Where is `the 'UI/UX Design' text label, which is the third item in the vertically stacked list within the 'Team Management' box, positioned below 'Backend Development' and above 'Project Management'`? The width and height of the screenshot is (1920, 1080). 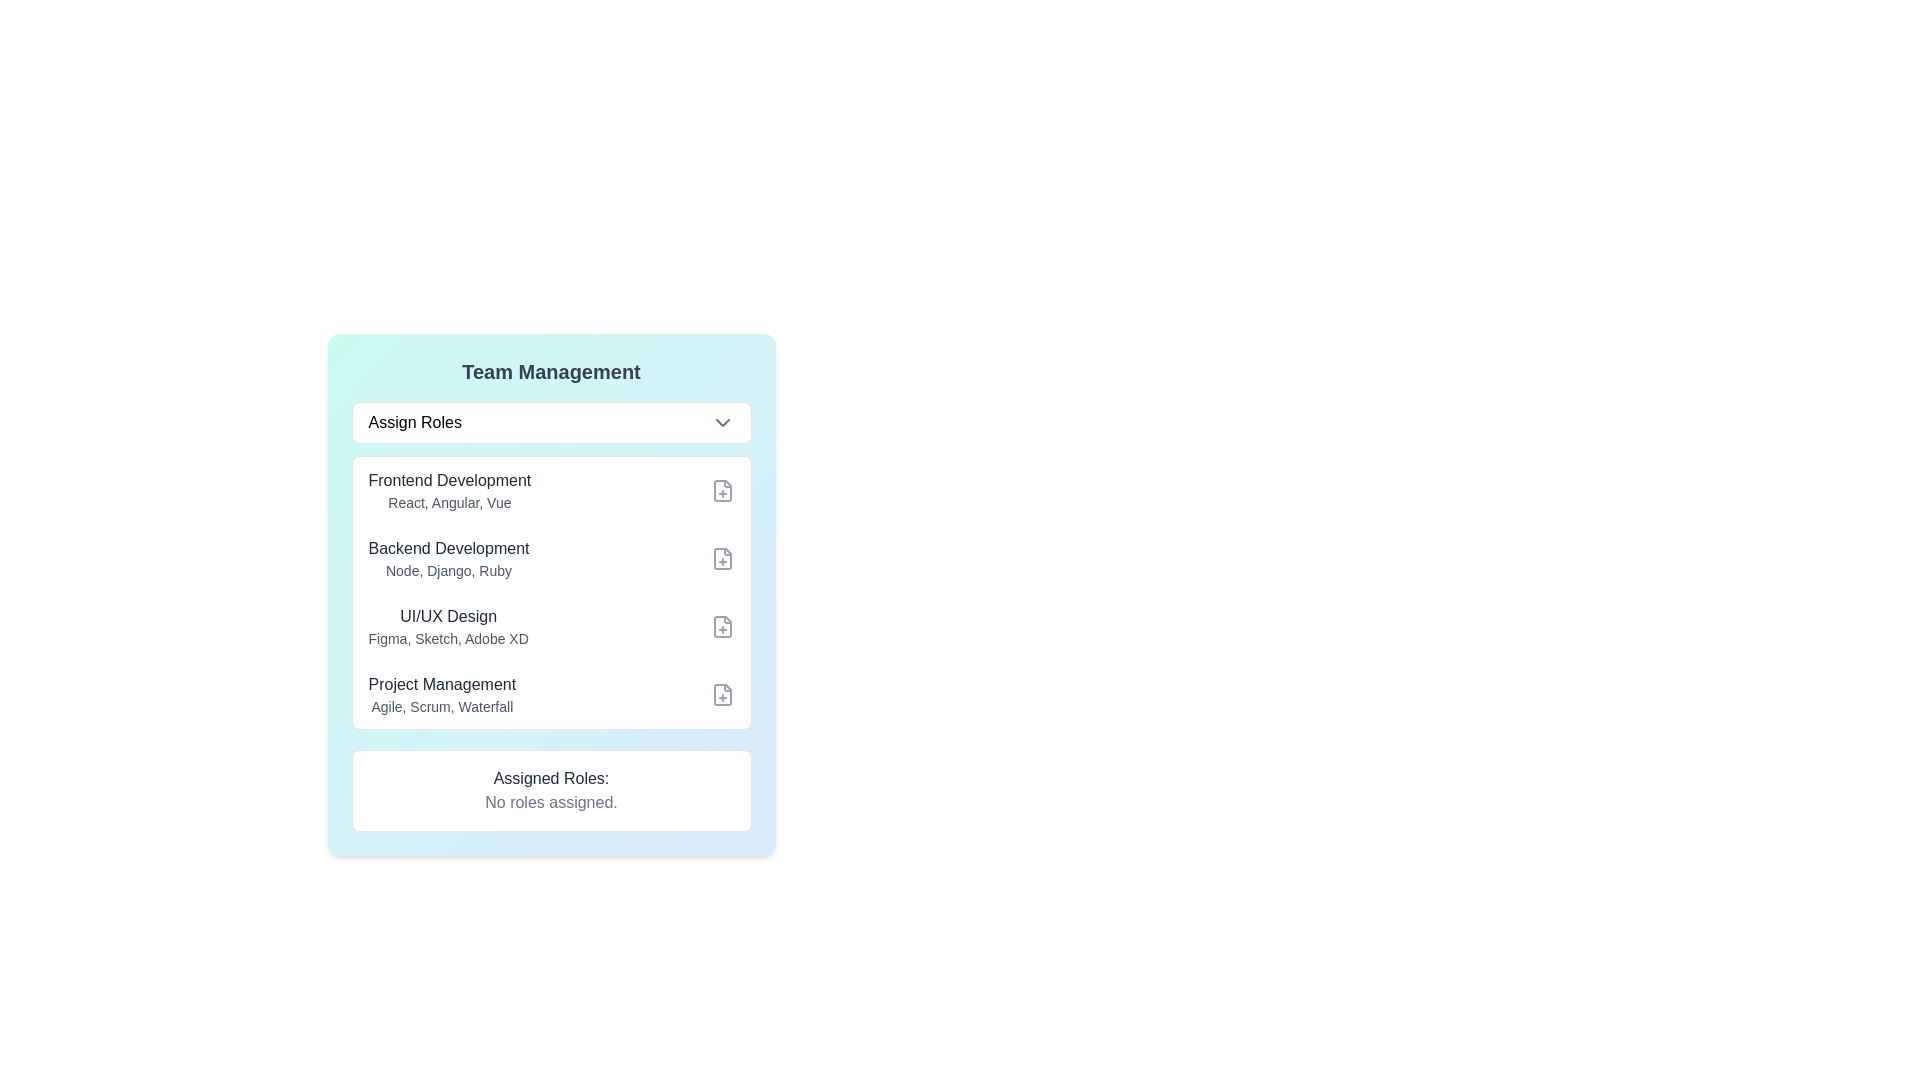
the 'UI/UX Design' text label, which is the third item in the vertically stacked list within the 'Team Management' box, positioned below 'Backend Development' and above 'Project Management' is located at coordinates (447, 626).